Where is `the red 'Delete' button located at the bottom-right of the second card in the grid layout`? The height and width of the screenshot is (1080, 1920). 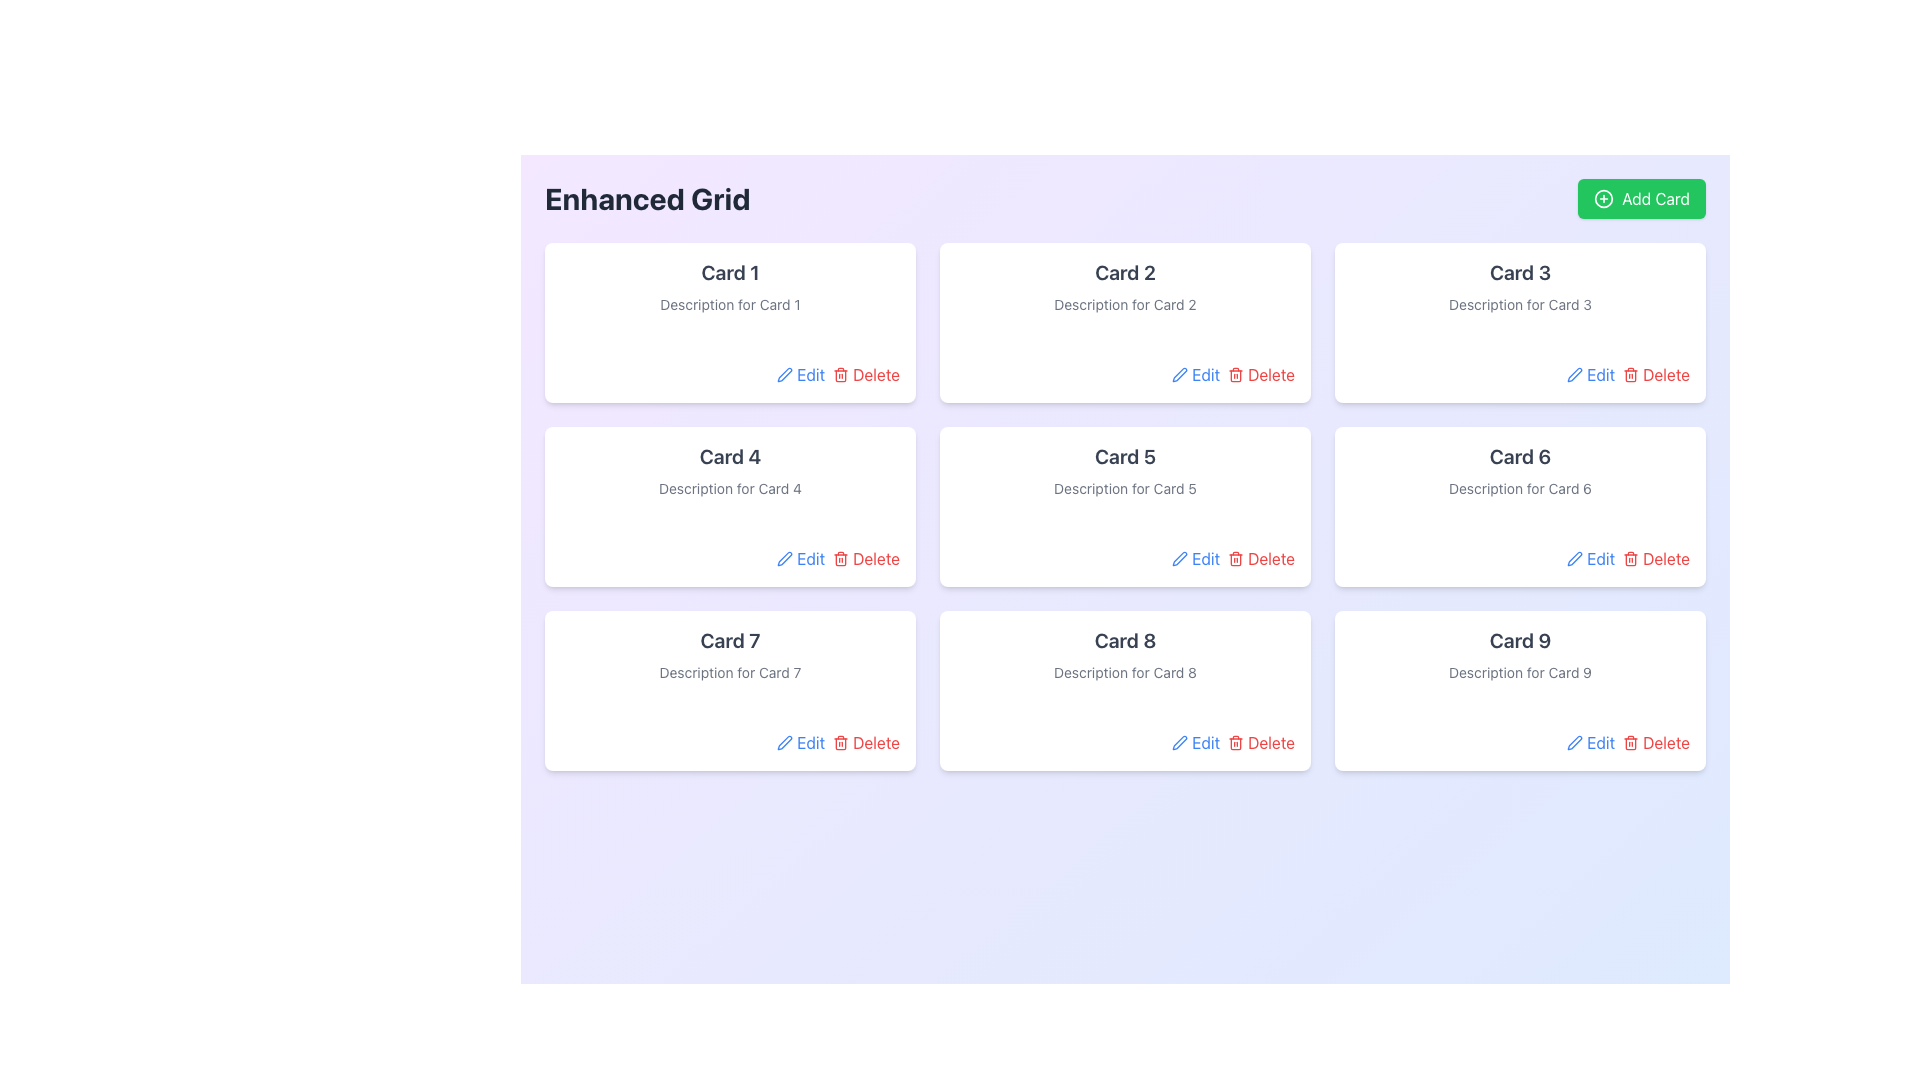 the red 'Delete' button located at the bottom-right of the second card in the grid layout is located at coordinates (1260, 374).